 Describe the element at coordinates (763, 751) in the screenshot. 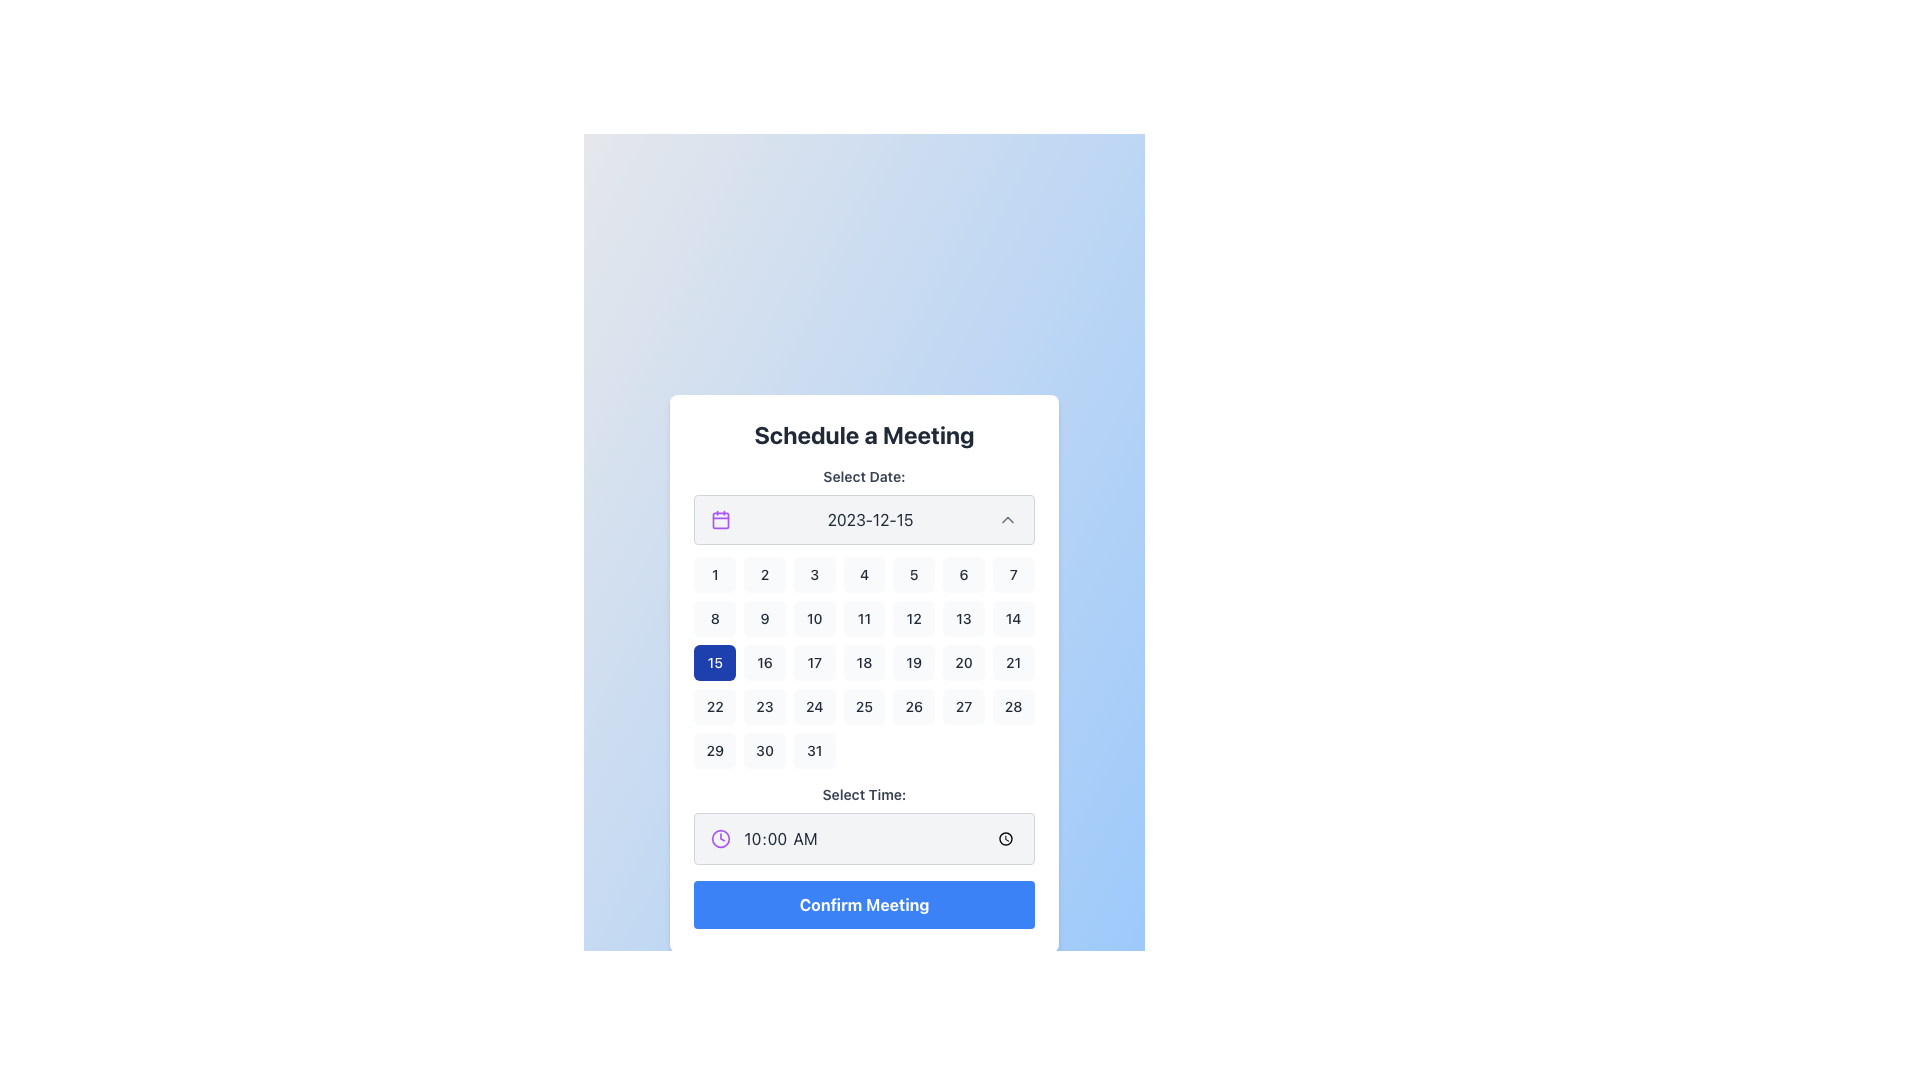

I see `the button representing the 30th day in the calendar interface` at that location.